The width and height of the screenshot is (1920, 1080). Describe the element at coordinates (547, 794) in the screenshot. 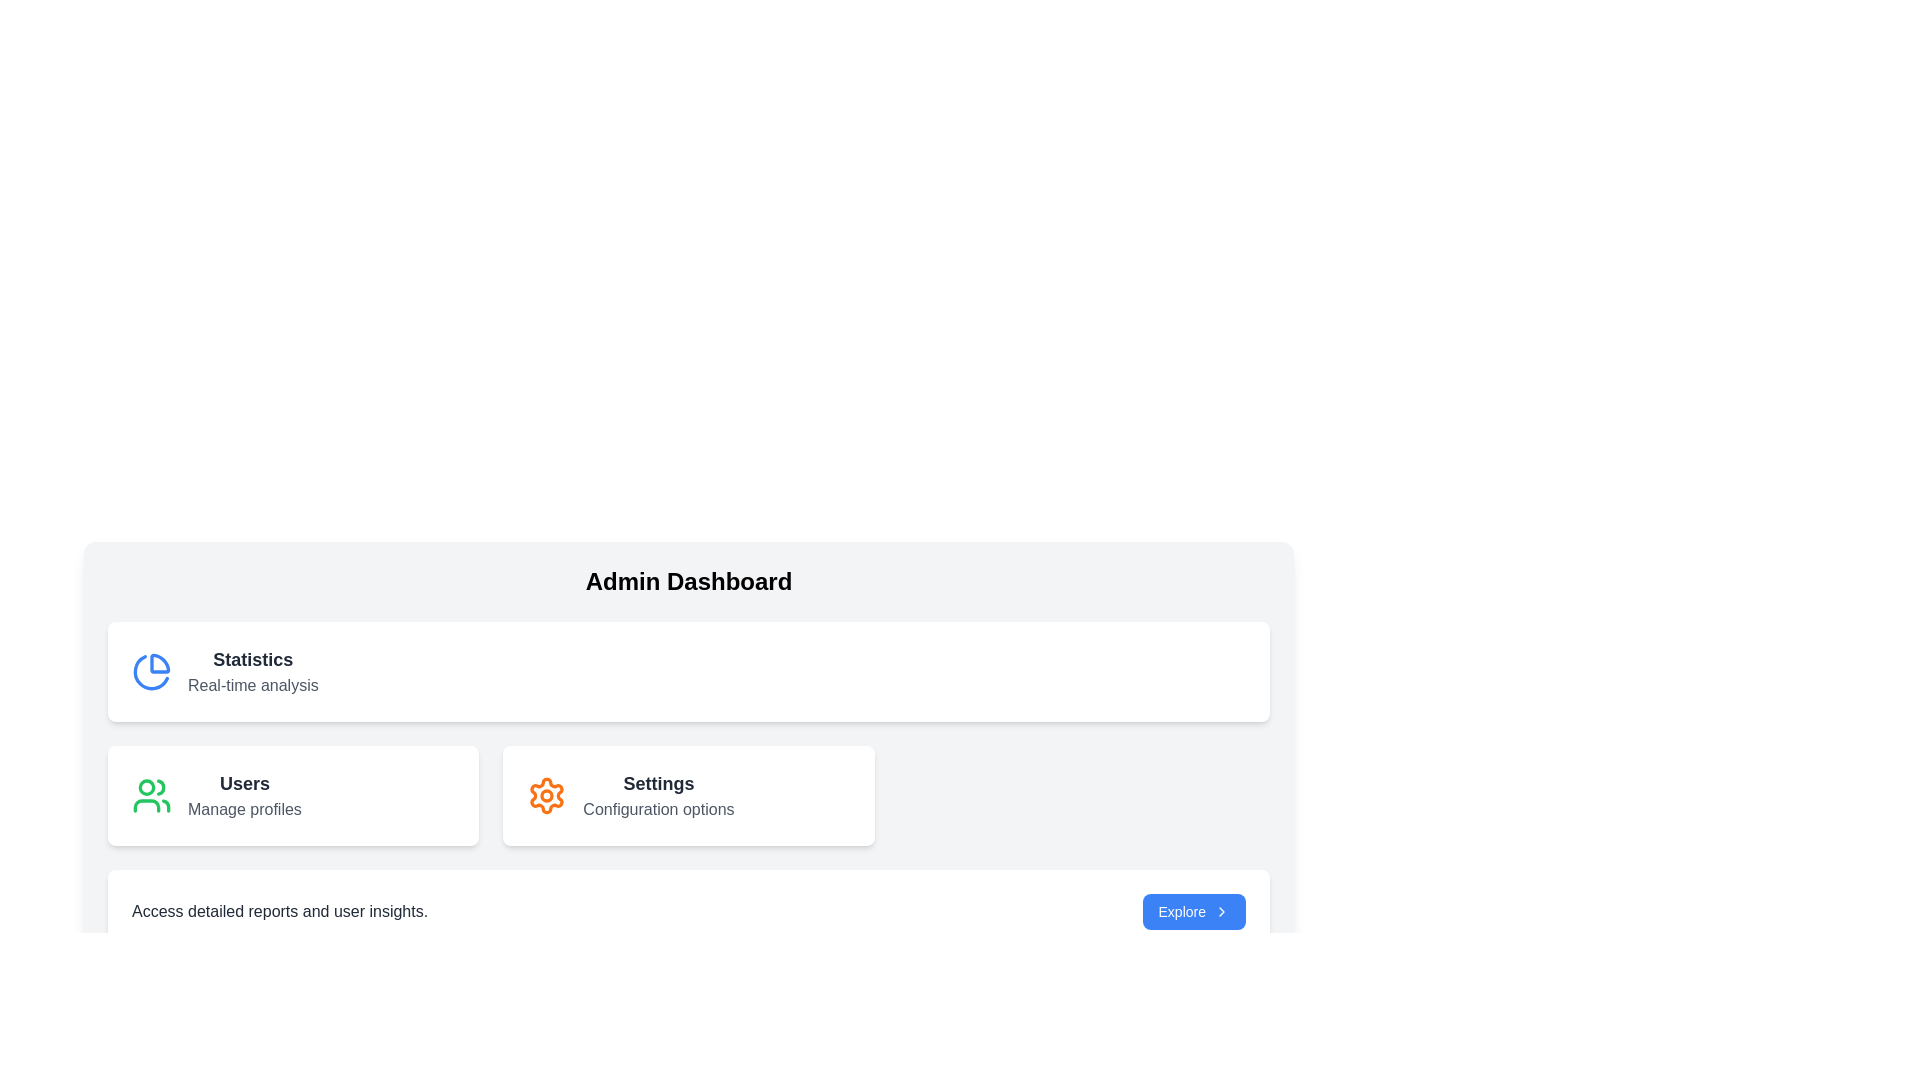

I see `the decorative circular hub element that is centered within the 'Settings' gear icon located in the second row of the main options panel in the admin dashboard` at that location.